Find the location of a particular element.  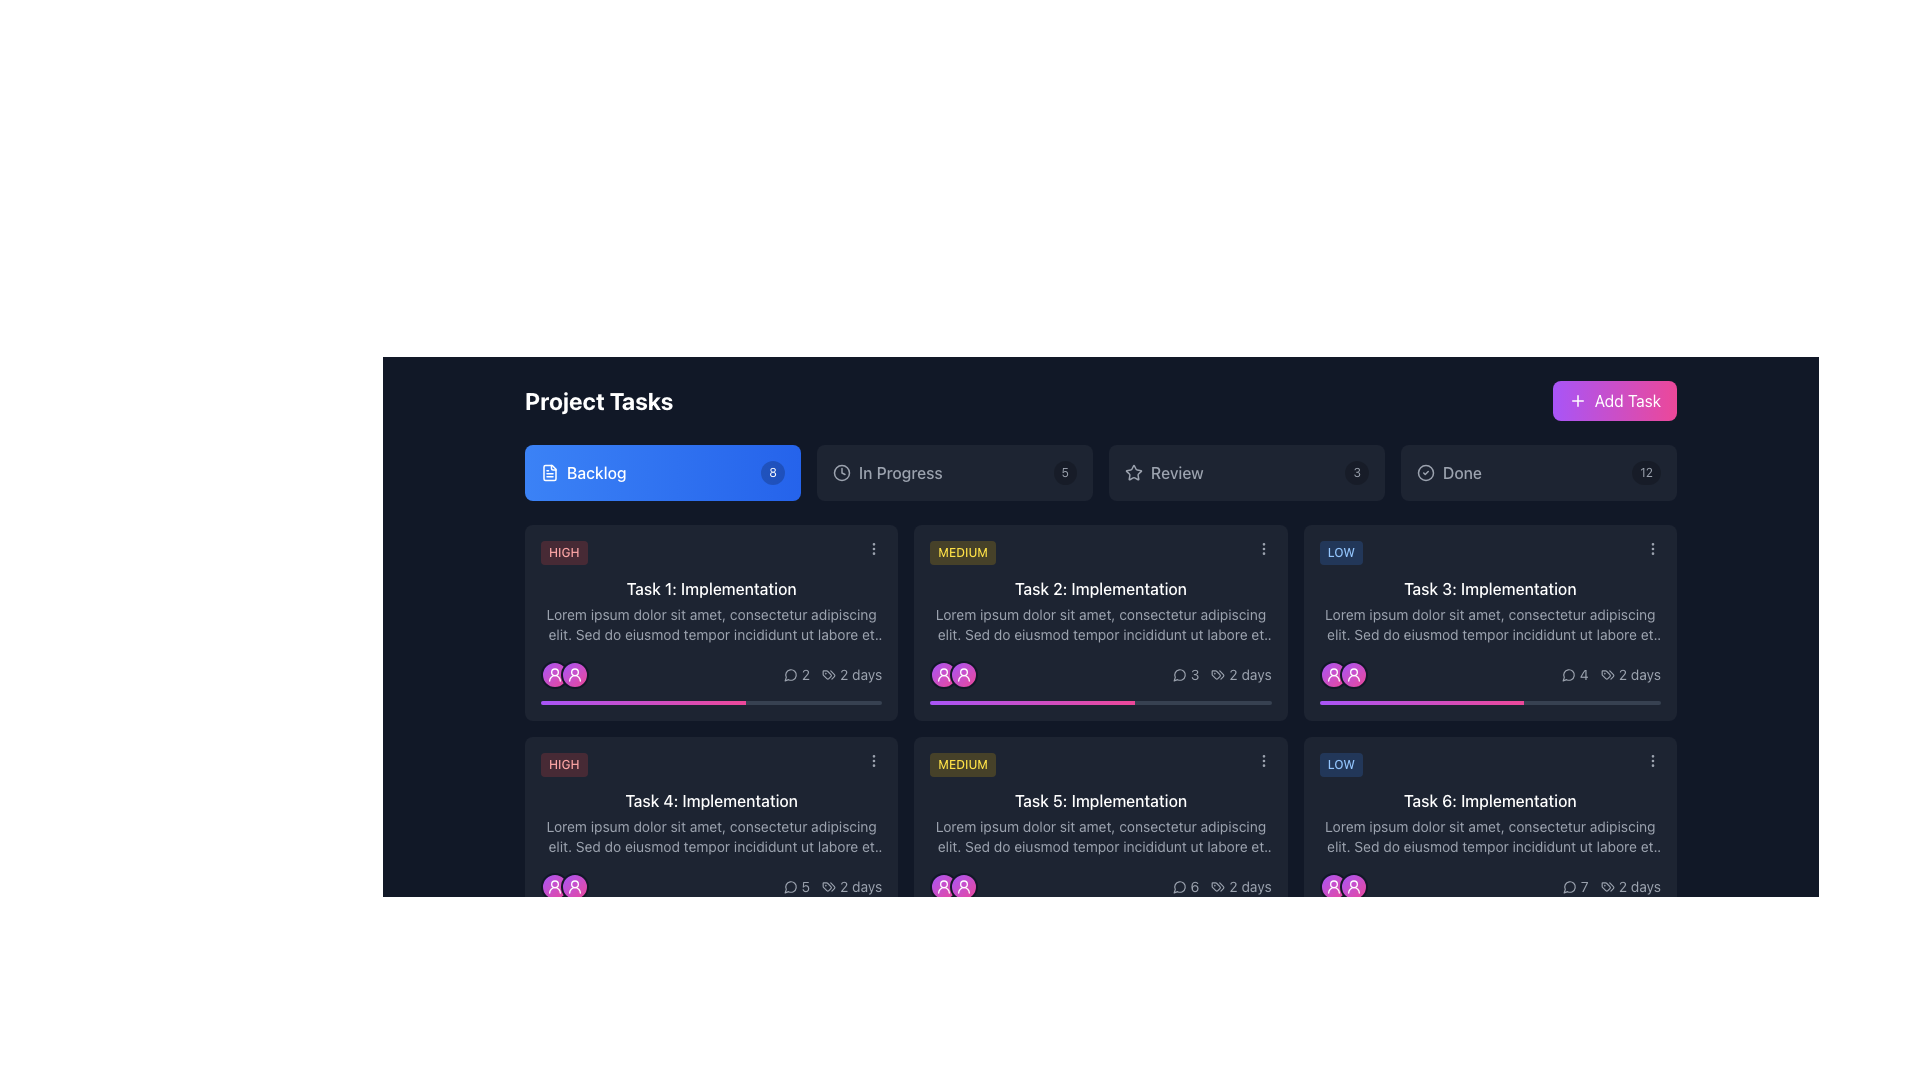

the static text label displaying 'Task 5: Implementation' located in the 'Done' section of the Project Tasks interface is located at coordinates (1099, 800).